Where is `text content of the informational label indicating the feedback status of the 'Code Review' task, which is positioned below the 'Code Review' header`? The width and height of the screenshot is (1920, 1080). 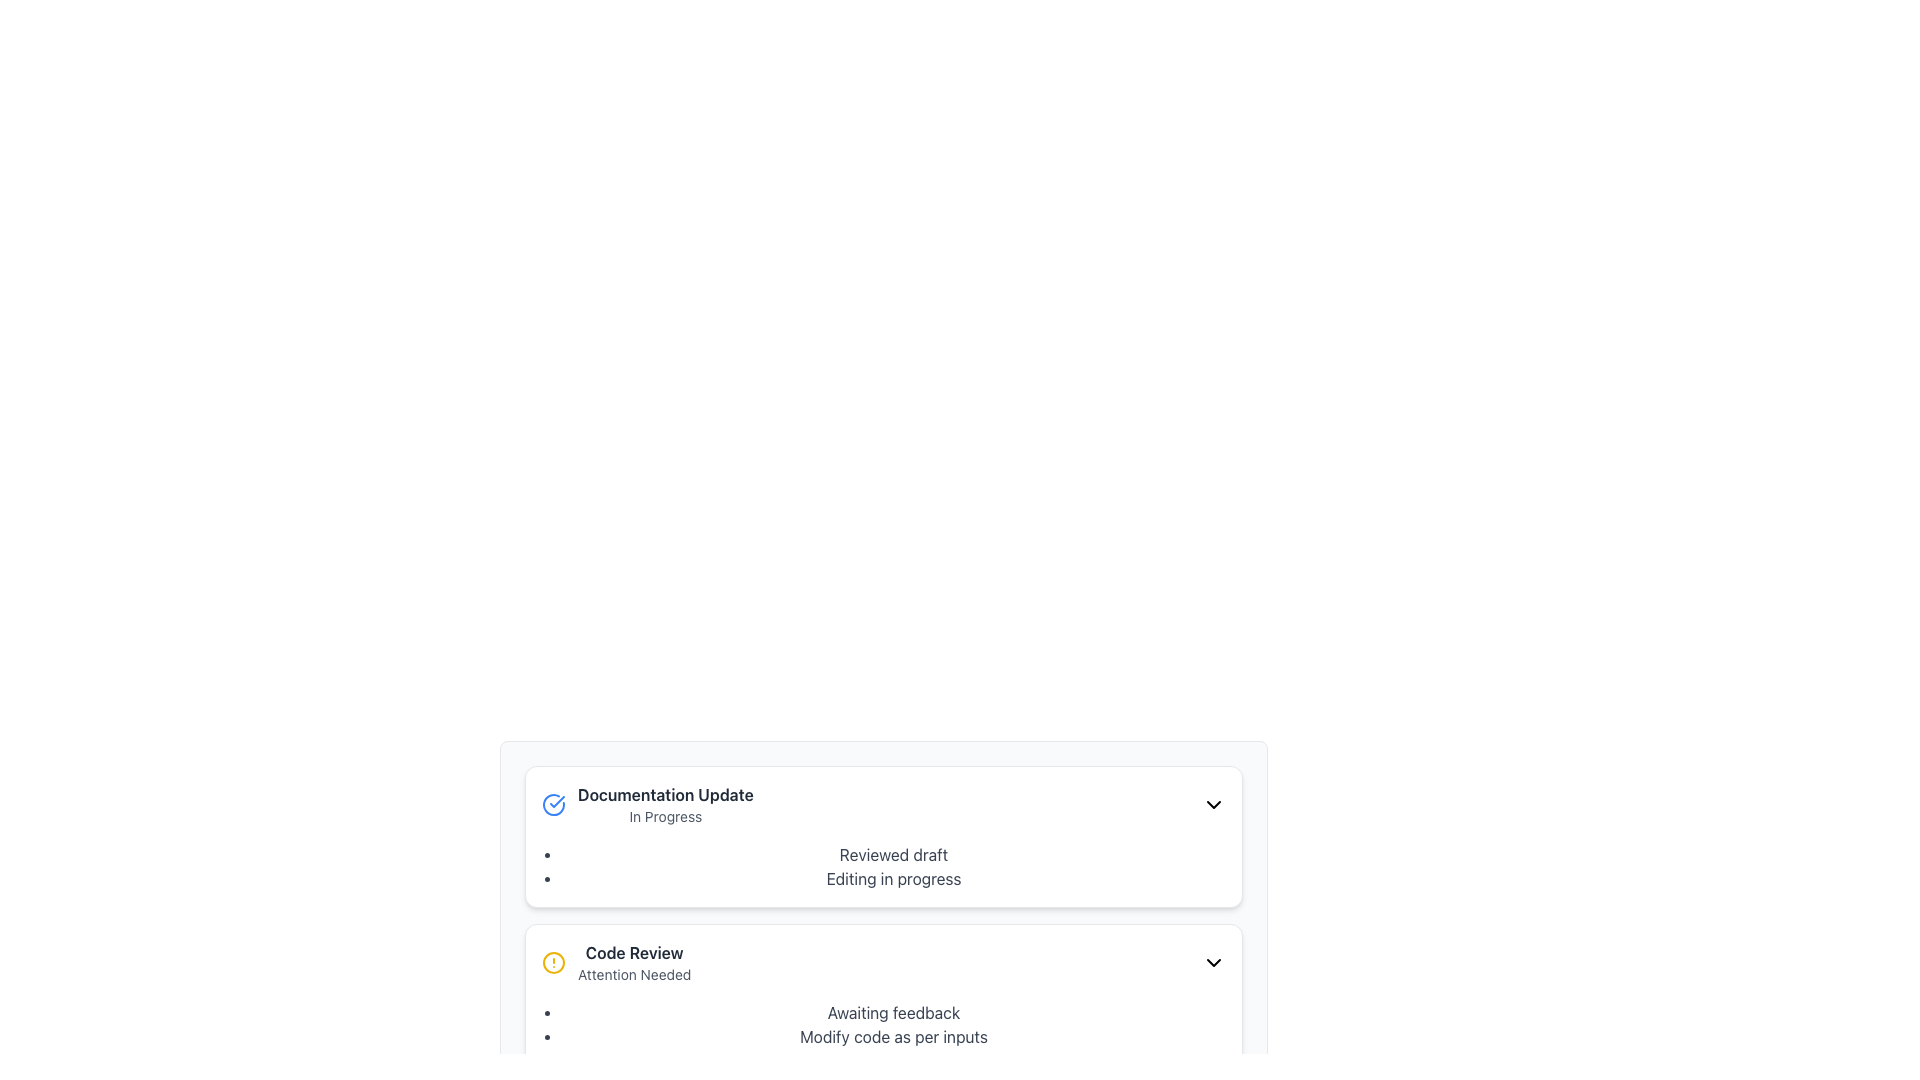 text content of the informational label indicating the feedback status of the 'Code Review' task, which is positioned below the 'Code Review' header is located at coordinates (892, 1013).